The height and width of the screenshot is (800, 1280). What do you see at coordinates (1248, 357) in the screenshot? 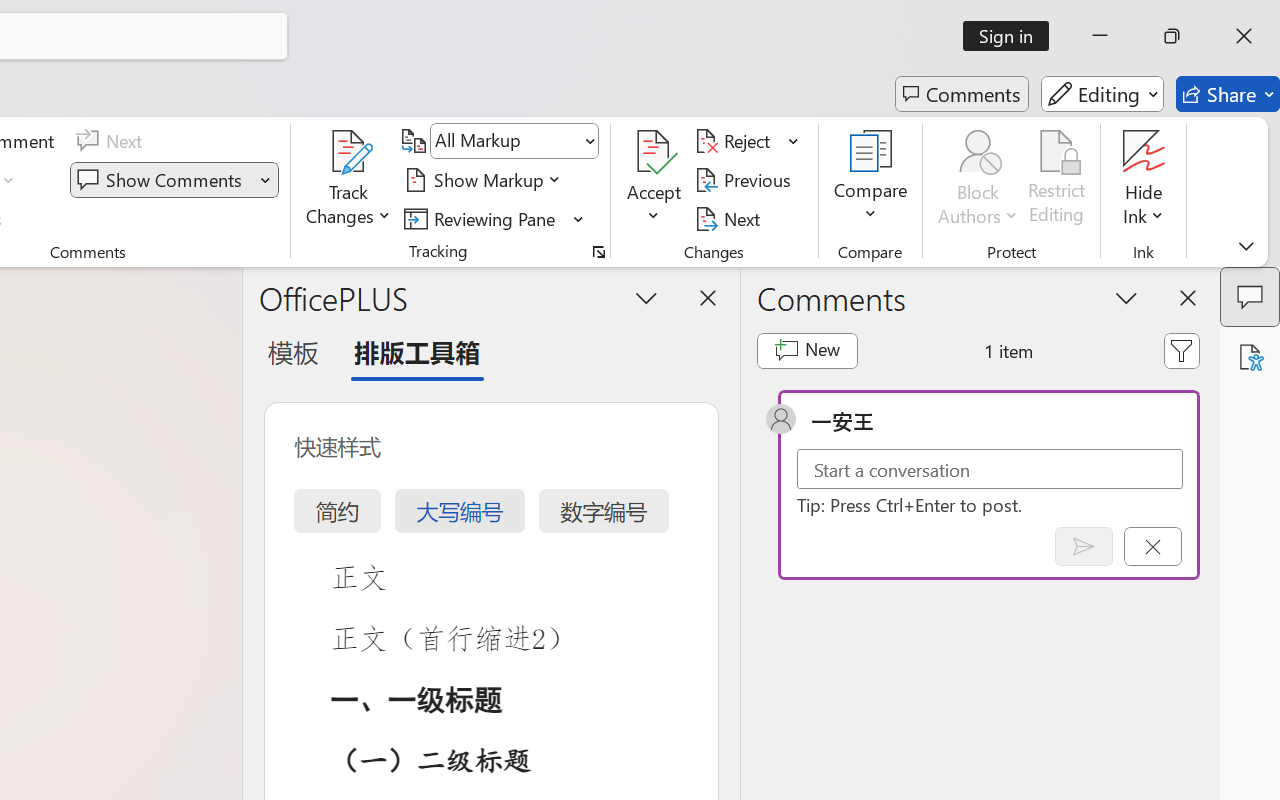
I see `'Accessibility Assistant'` at bounding box center [1248, 357].